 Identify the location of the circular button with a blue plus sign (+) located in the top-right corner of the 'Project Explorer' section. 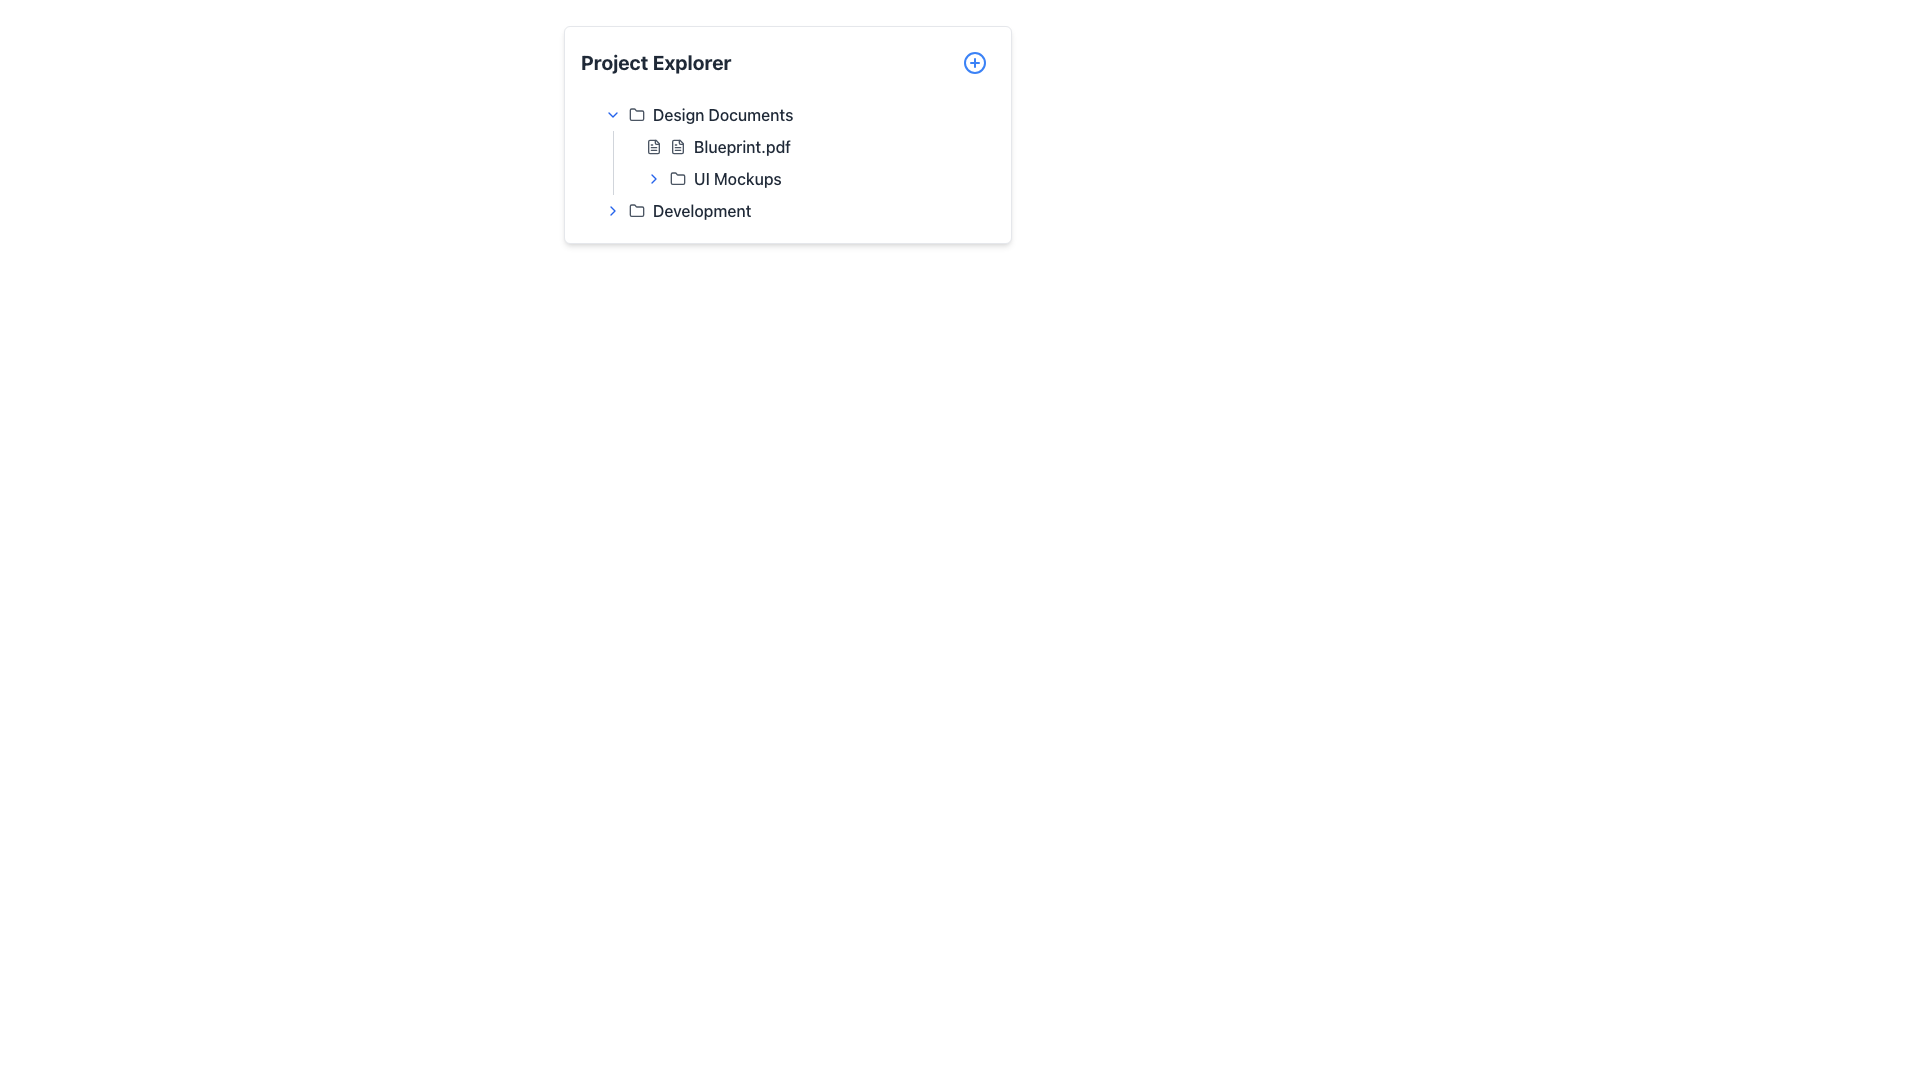
(974, 61).